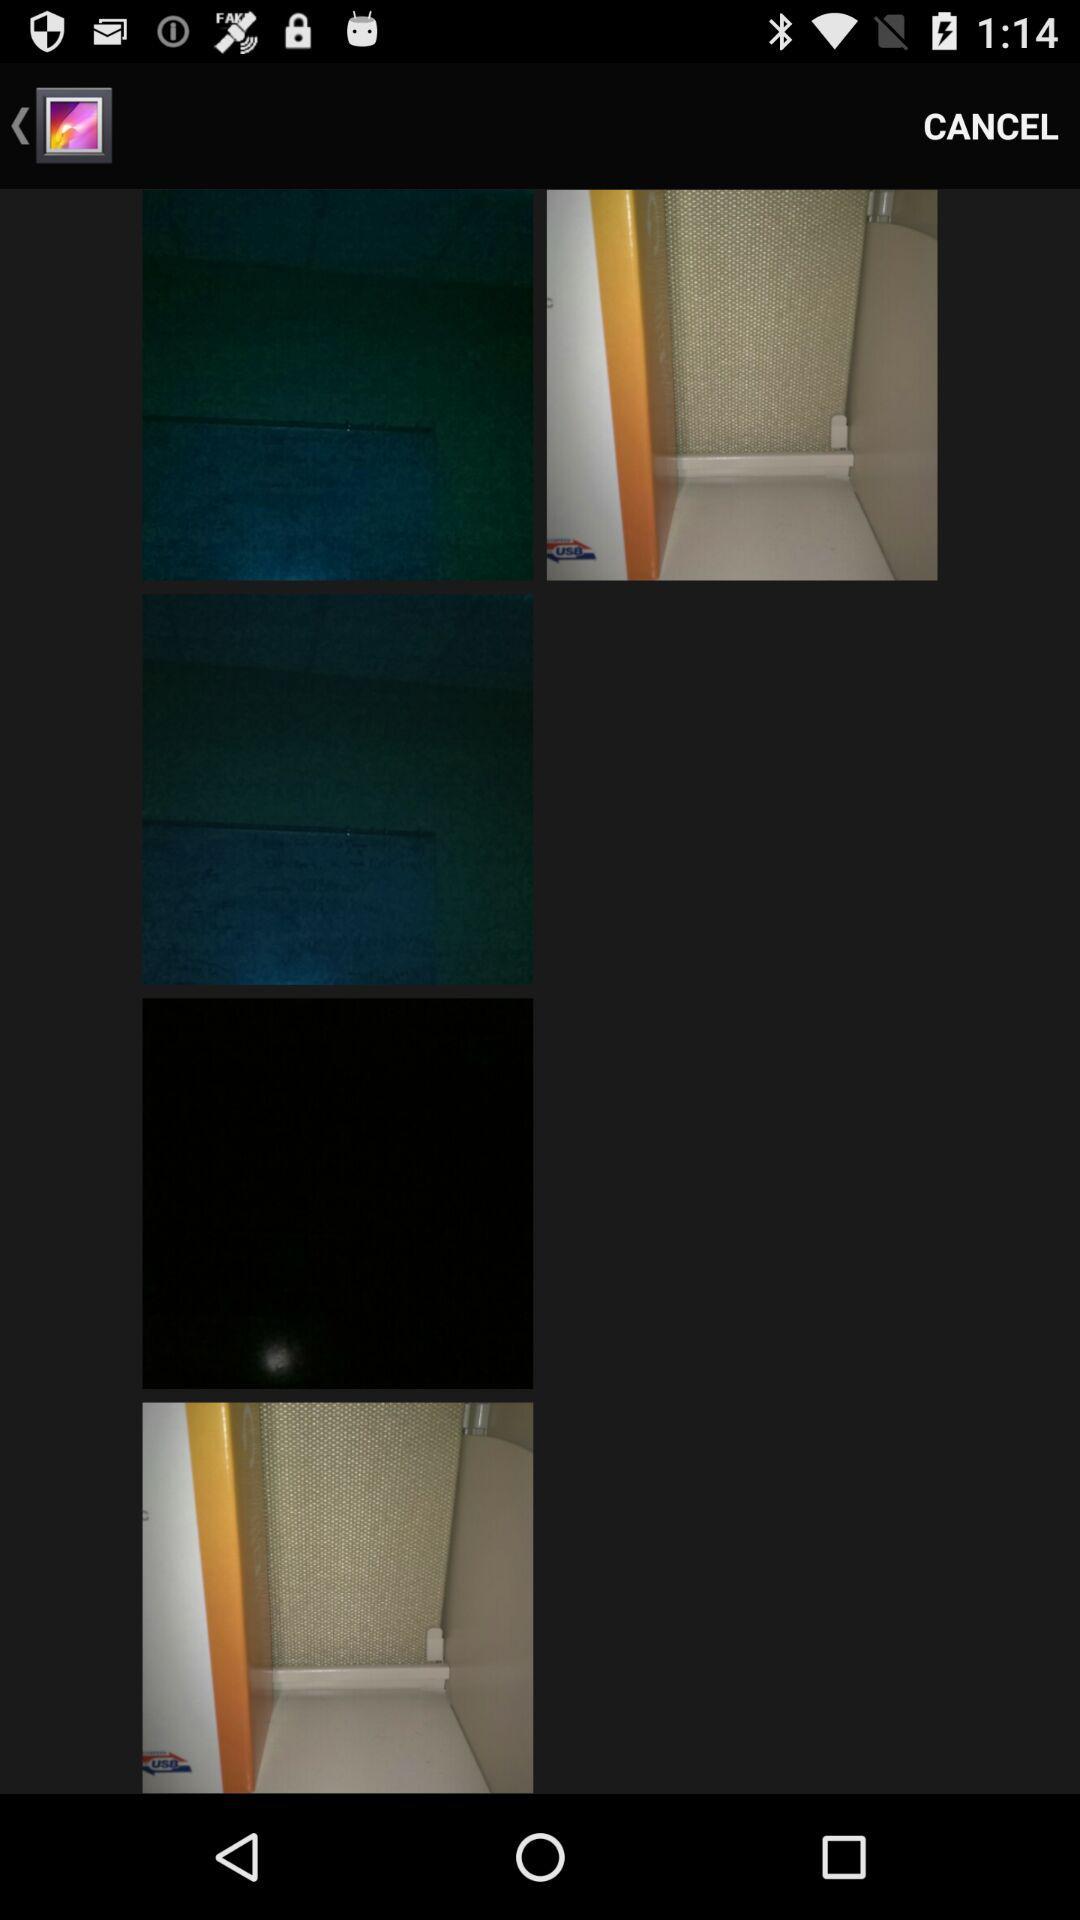 The image size is (1080, 1920). I want to click on the cancel, so click(991, 124).